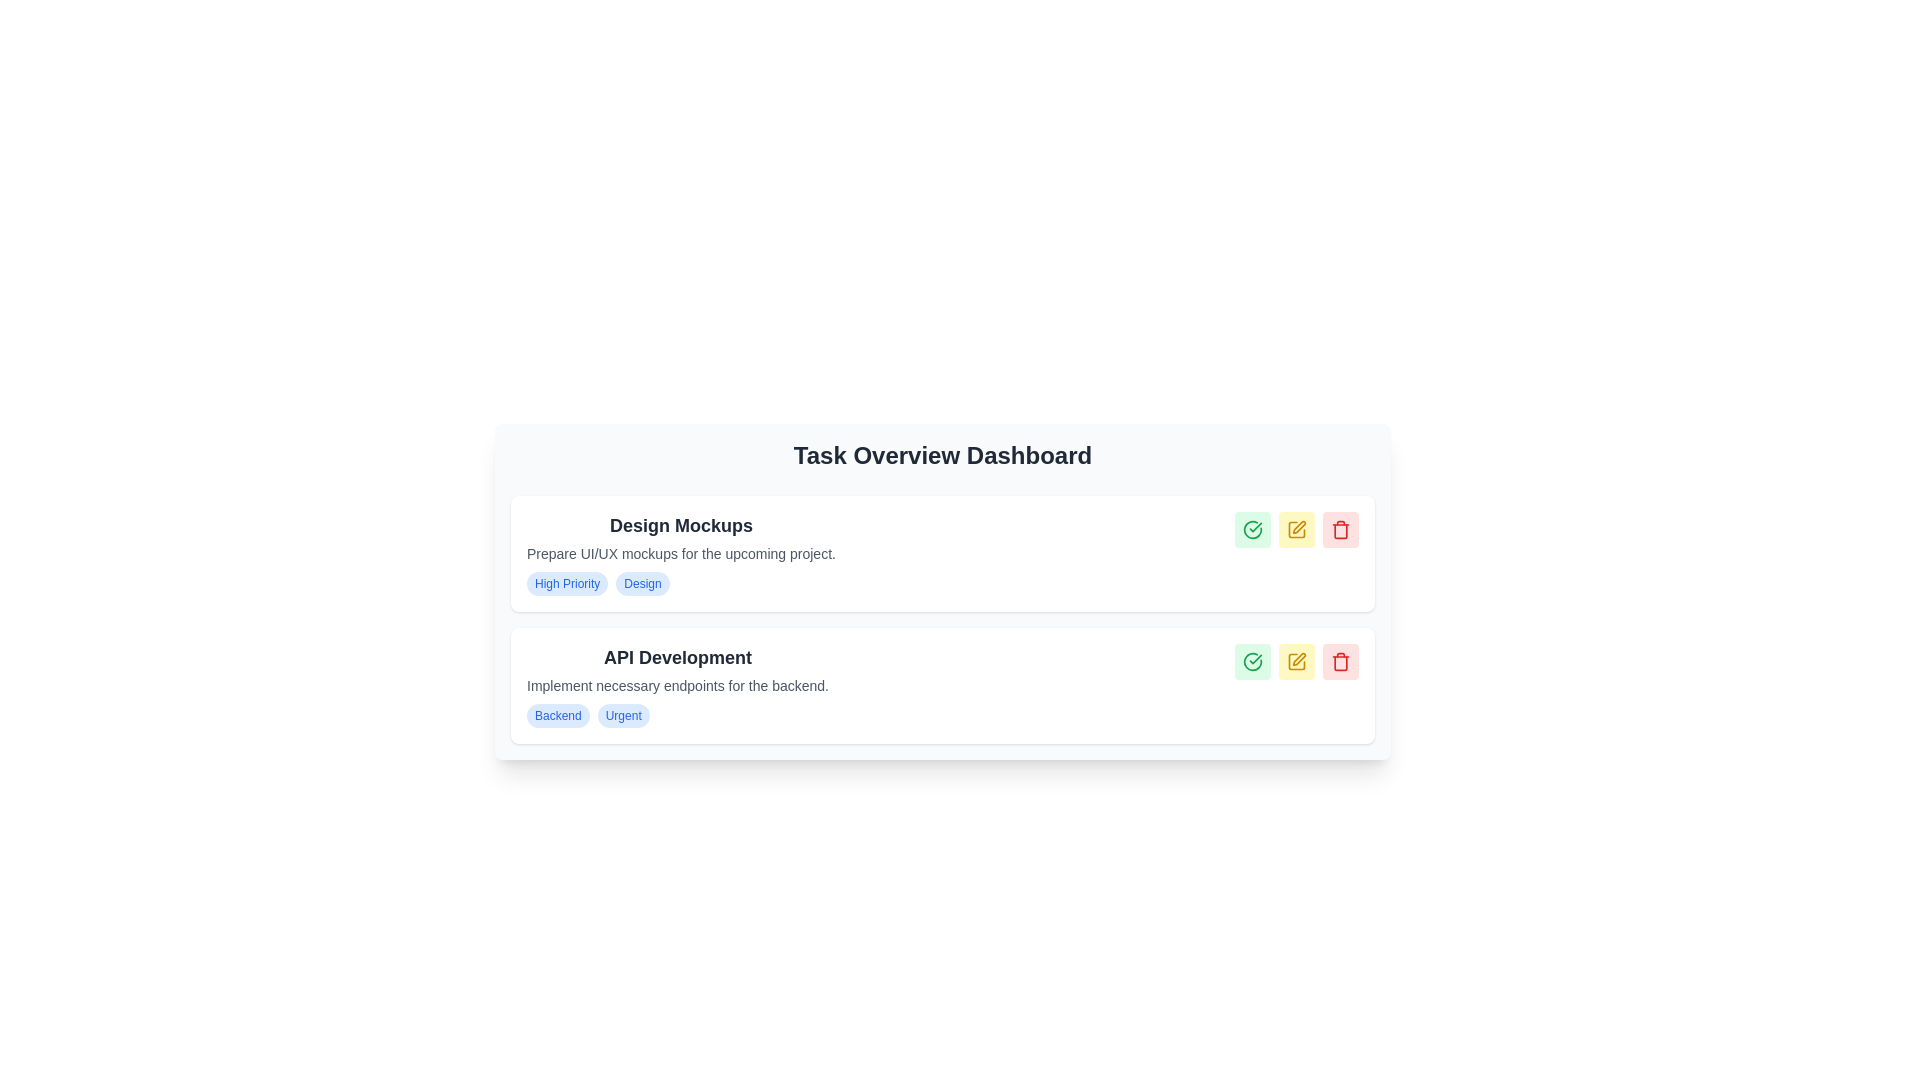 The image size is (1920, 1080). Describe the element at coordinates (941, 685) in the screenshot. I see `task details from the second task card in the task list, located below 'Design Mockups'` at that location.